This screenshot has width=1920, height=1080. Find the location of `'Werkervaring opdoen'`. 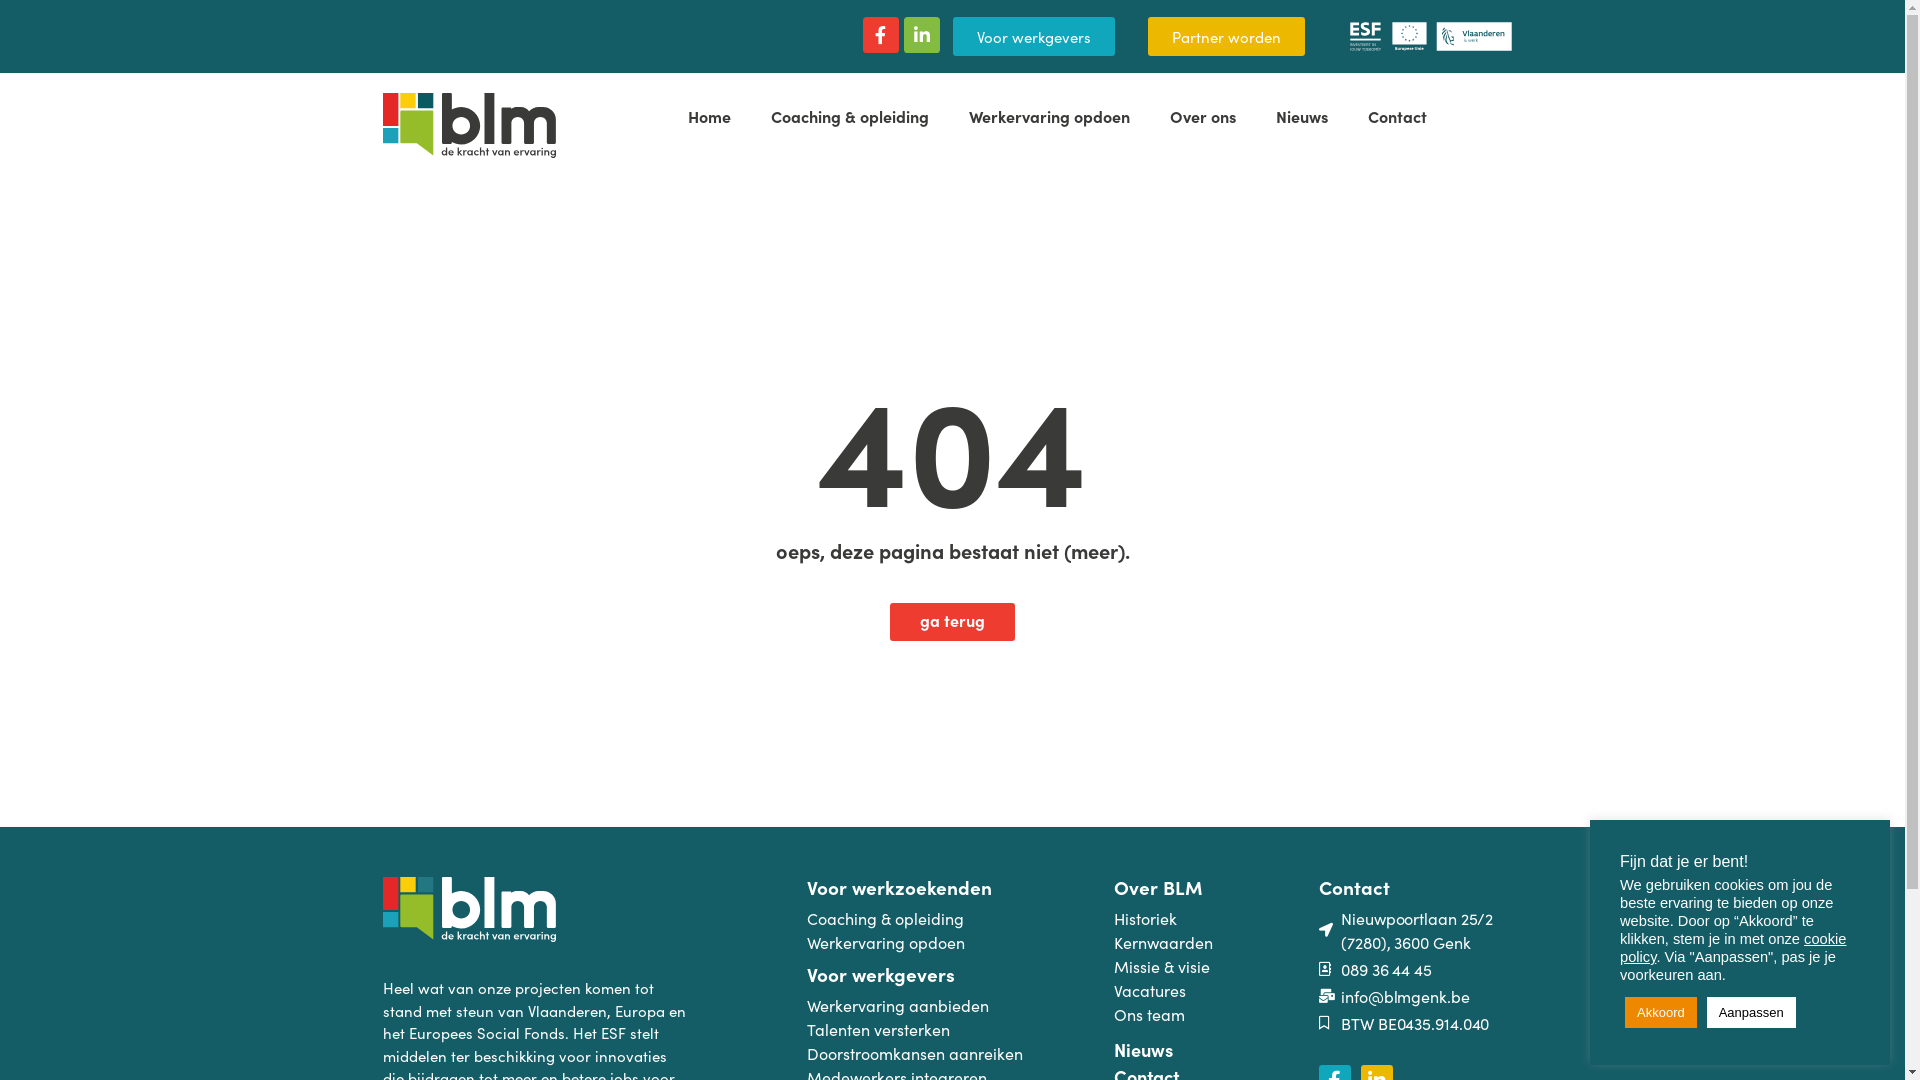

'Werkervaring opdoen' is located at coordinates (947, 115).